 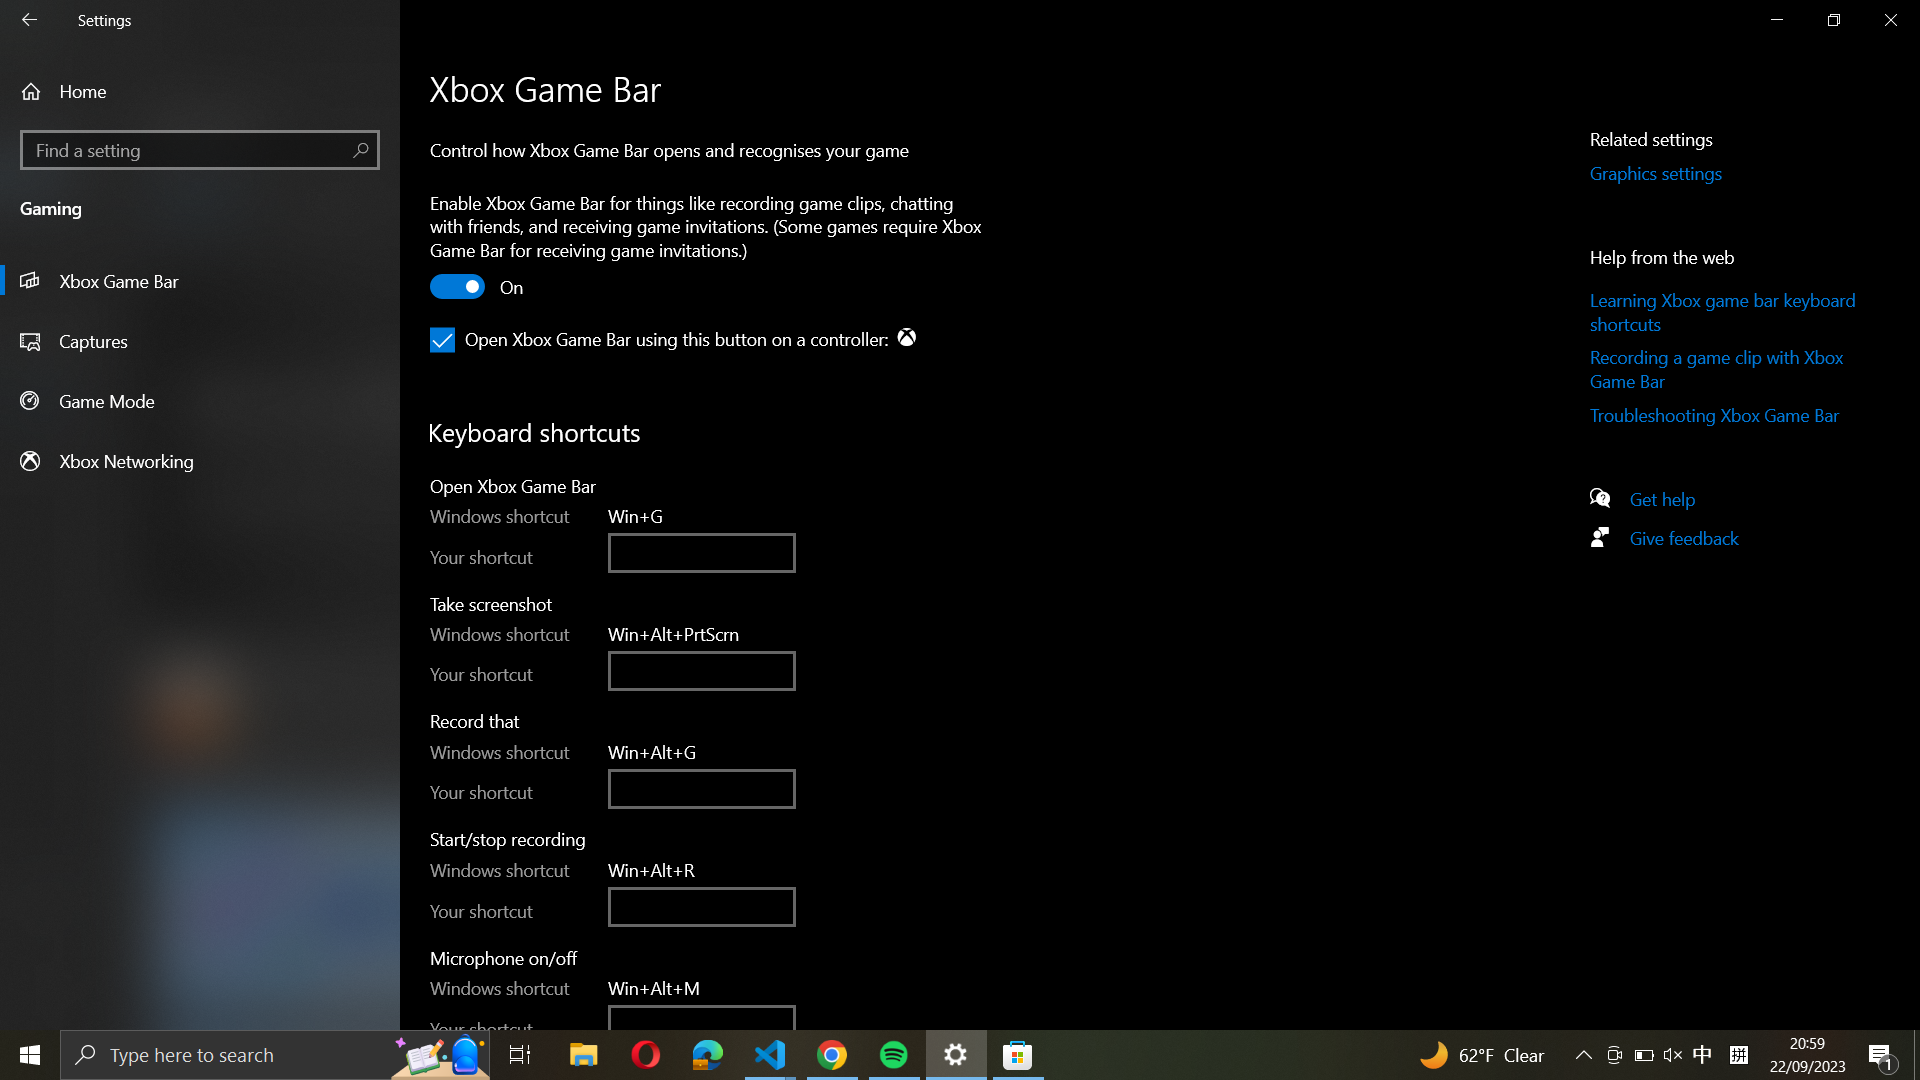 What do you see at coordinates (1679, 173) in the screenshot?
I see `the Graphics Settings by using the button in the right-side panel` at bounding box center [1679, 173].